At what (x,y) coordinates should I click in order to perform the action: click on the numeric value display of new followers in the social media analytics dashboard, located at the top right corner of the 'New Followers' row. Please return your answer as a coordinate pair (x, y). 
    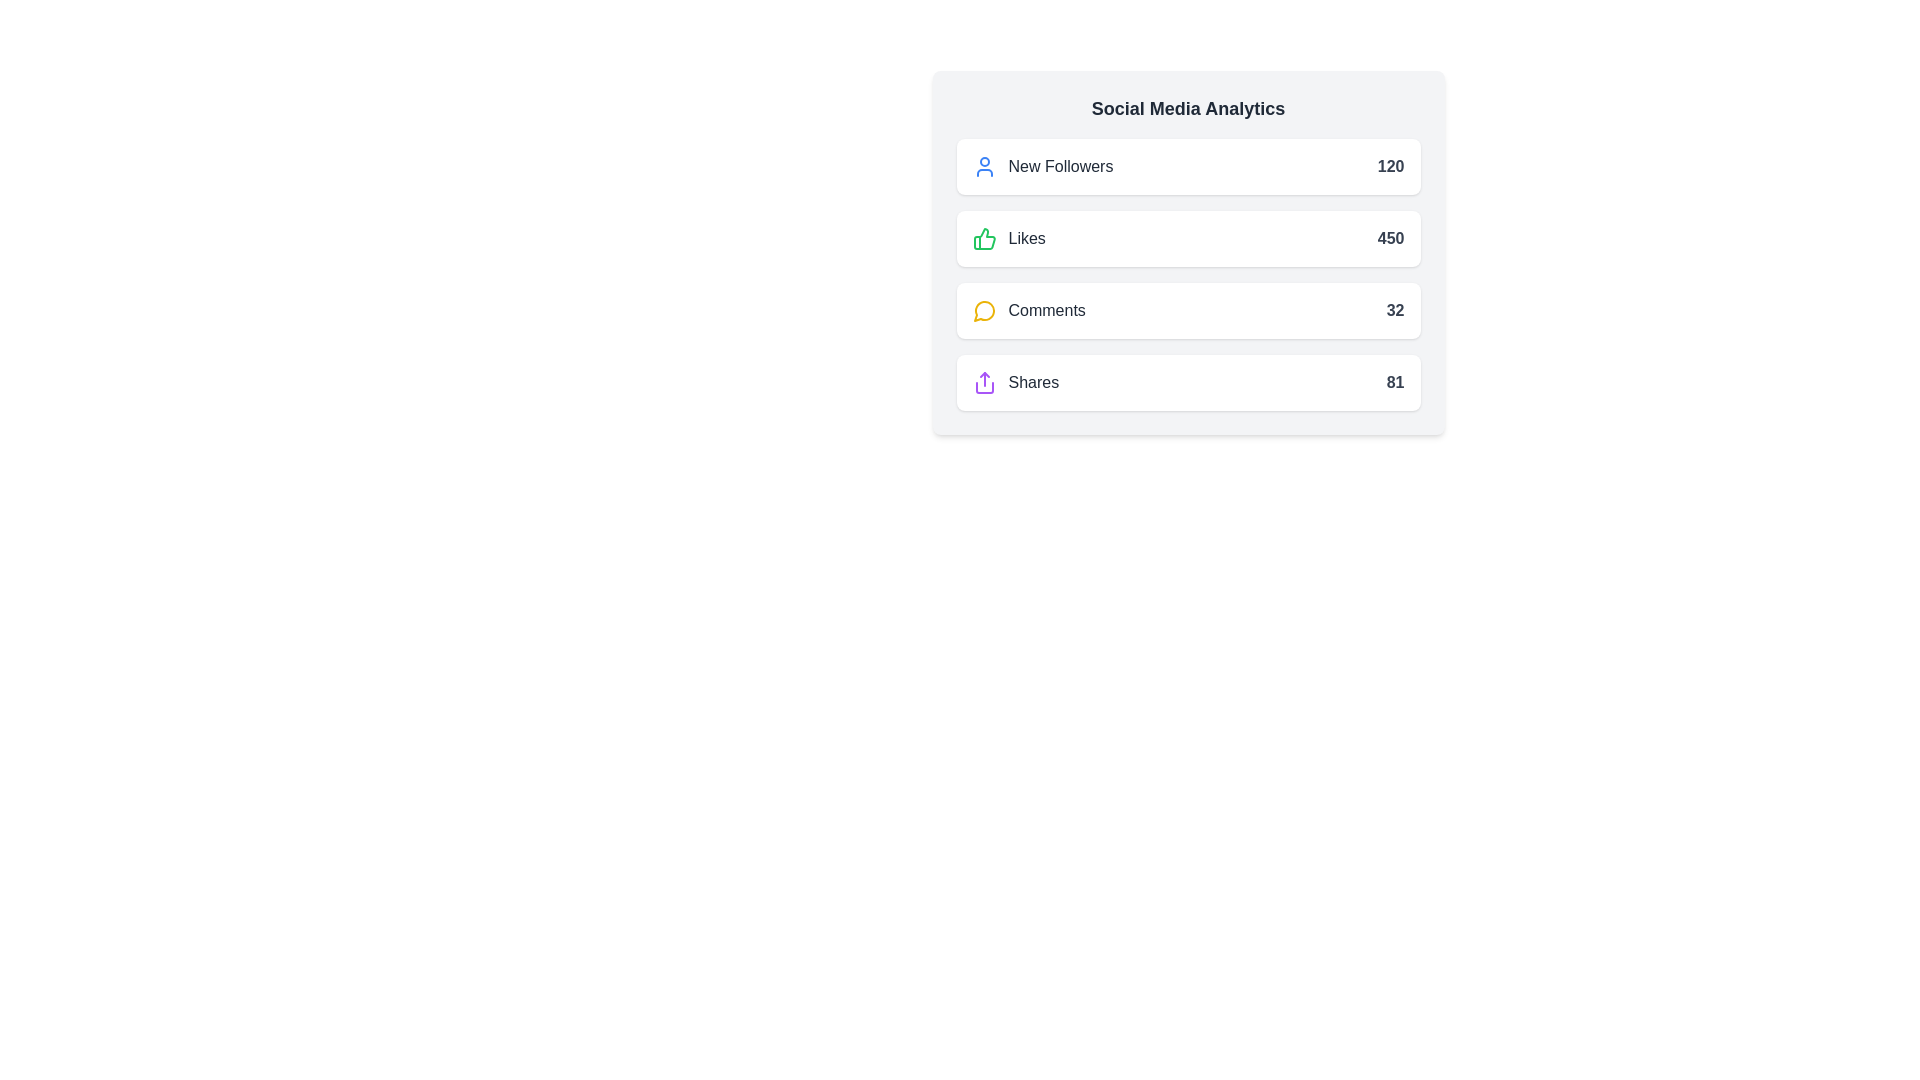
    Looking at the image, I should click on (1390, 165).